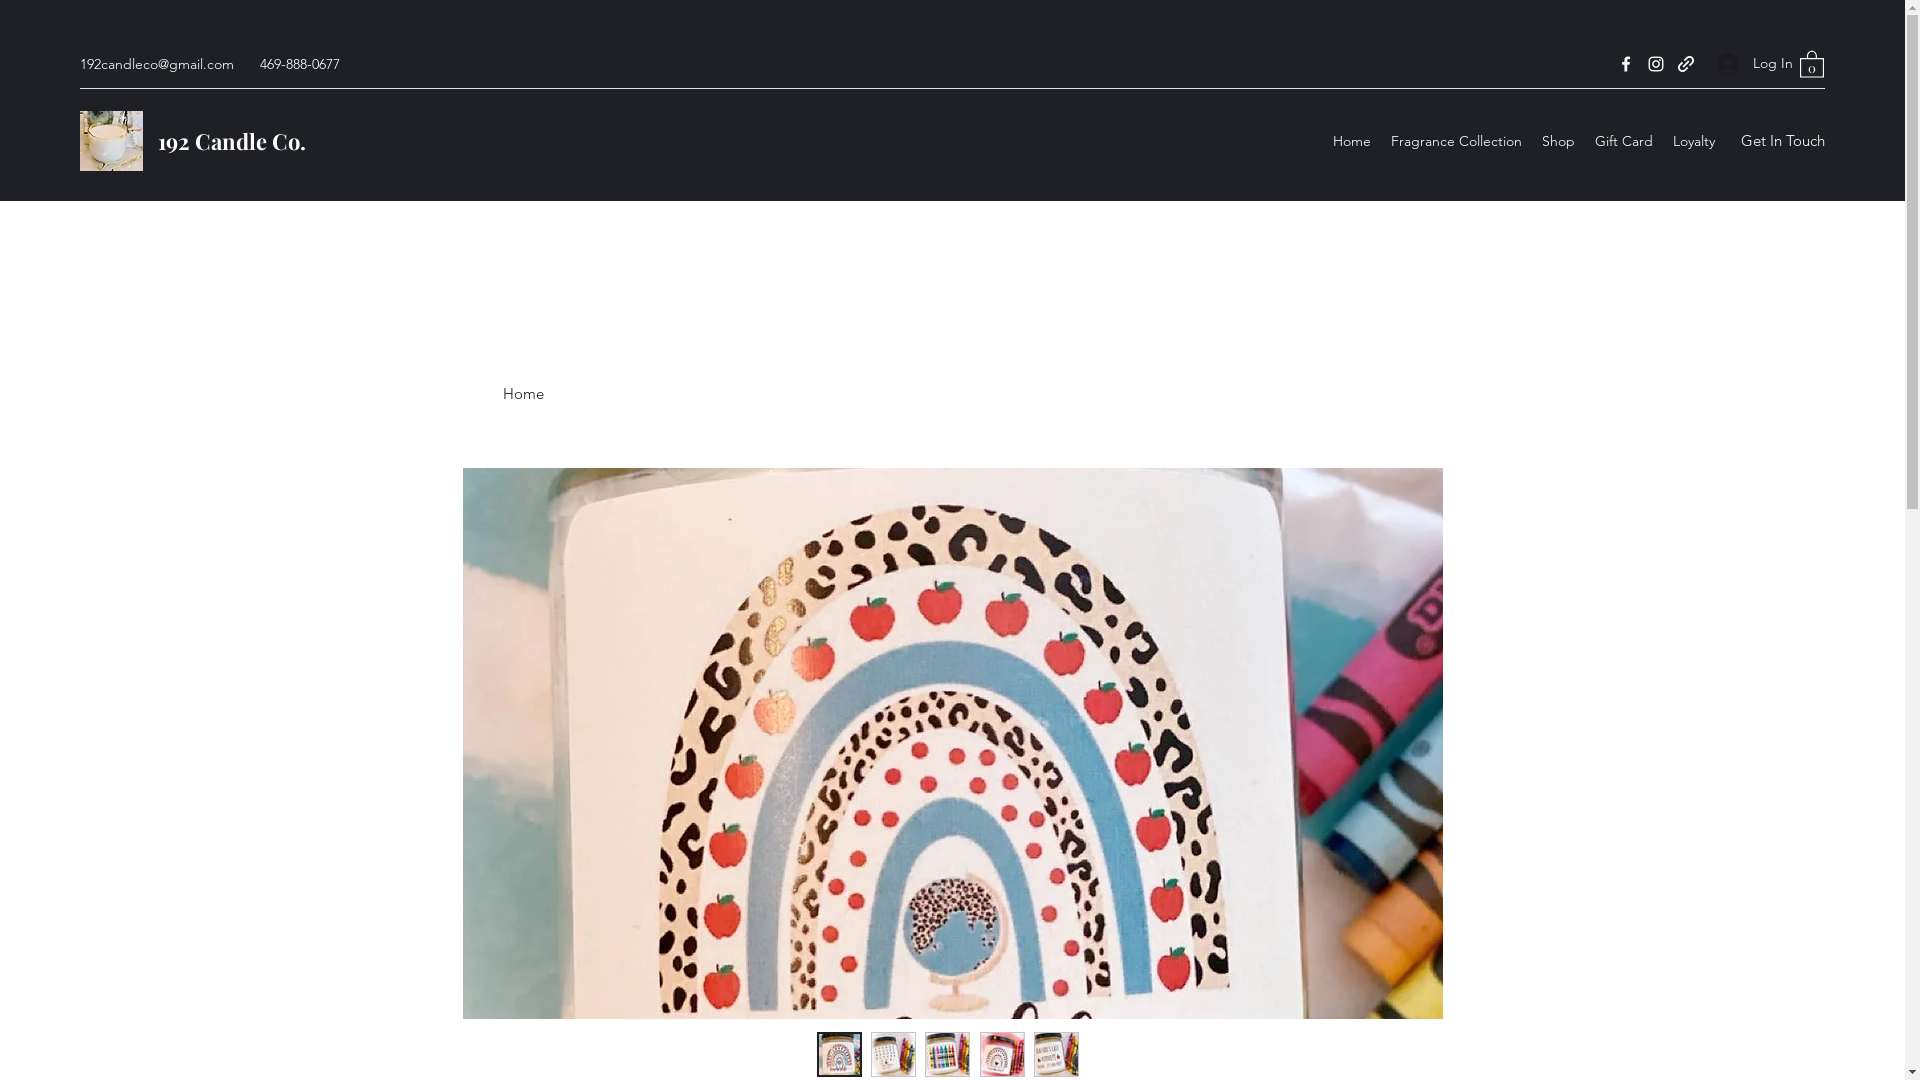 The width and height of the screenshot is (1920, 1080). I want to click on 'Fragrance Collection', so click(1456, 140).